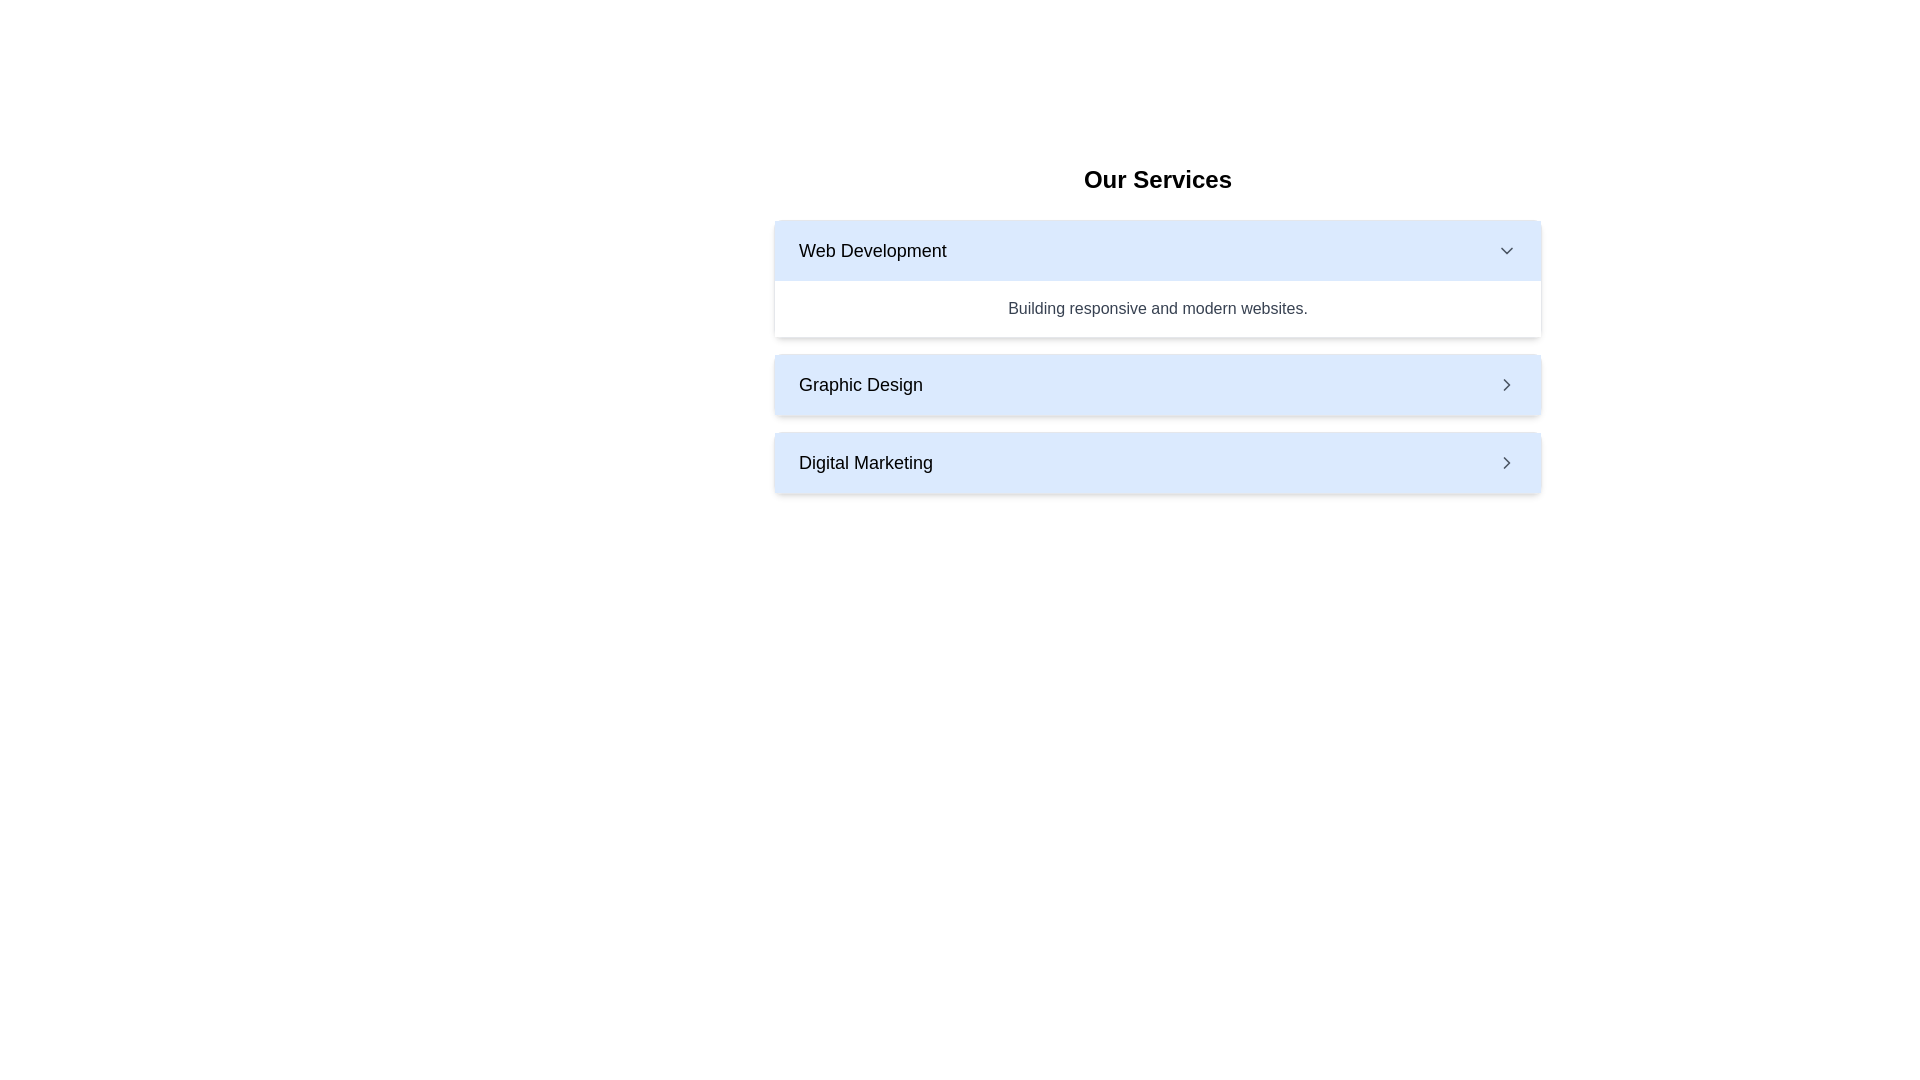  What do you see at coordinates (1507, 462) in the screenshot?
I see `the arrow icon in the 'Digital Marketing' section` at bounding box center [1507, 462].